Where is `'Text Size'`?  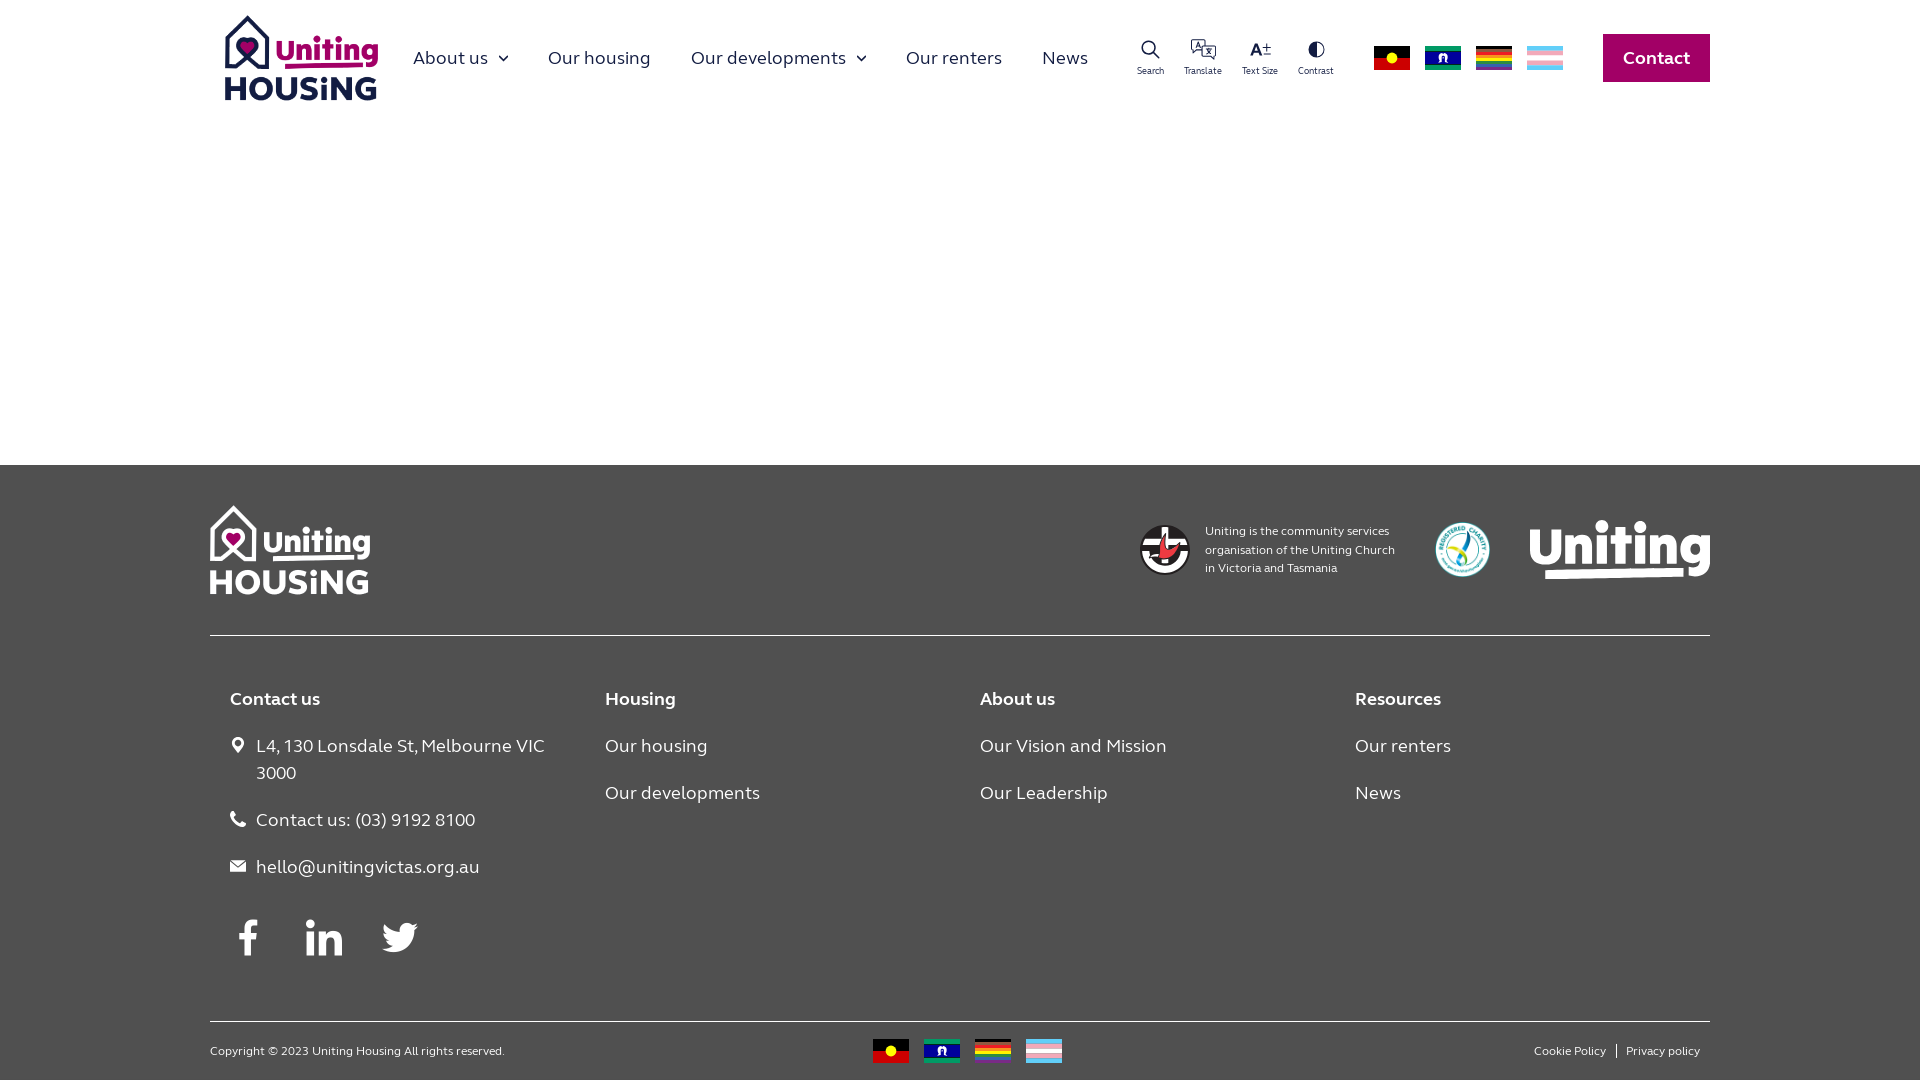
'Text Size' is located at coordinates (1231, 56).